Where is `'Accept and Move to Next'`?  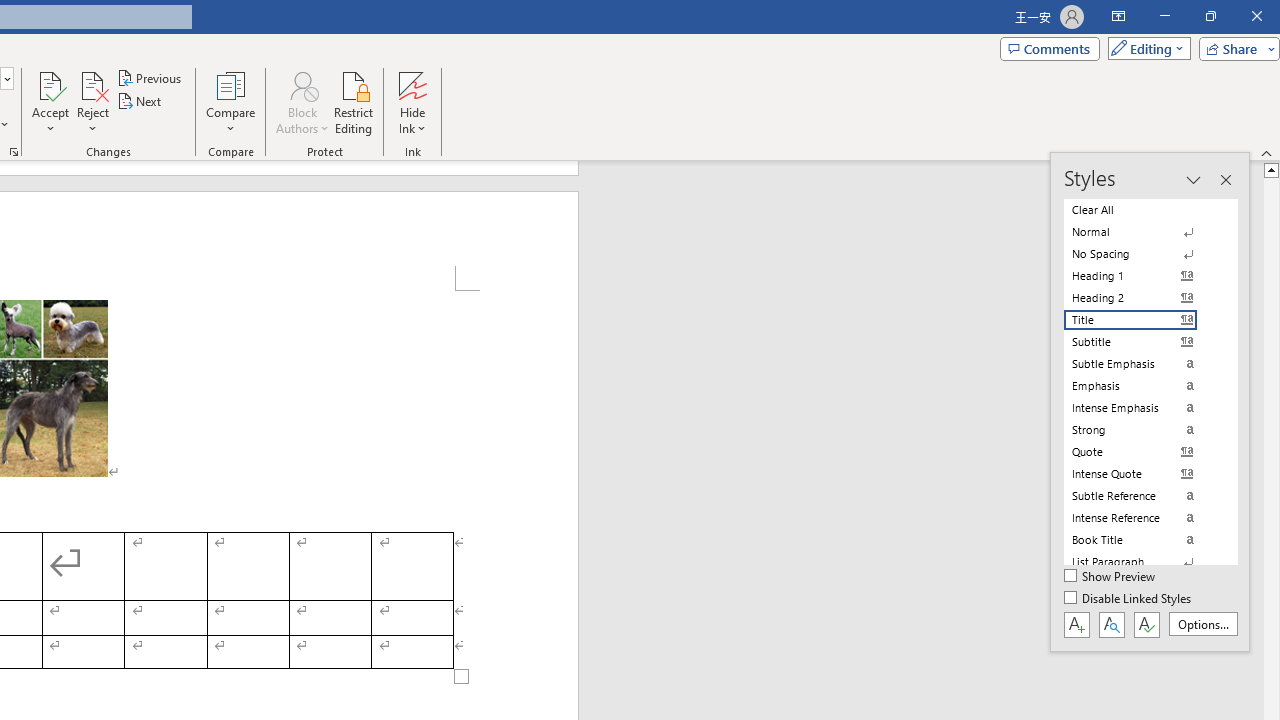
'Accept and Move to Next' is located at coordinates (50, 84).